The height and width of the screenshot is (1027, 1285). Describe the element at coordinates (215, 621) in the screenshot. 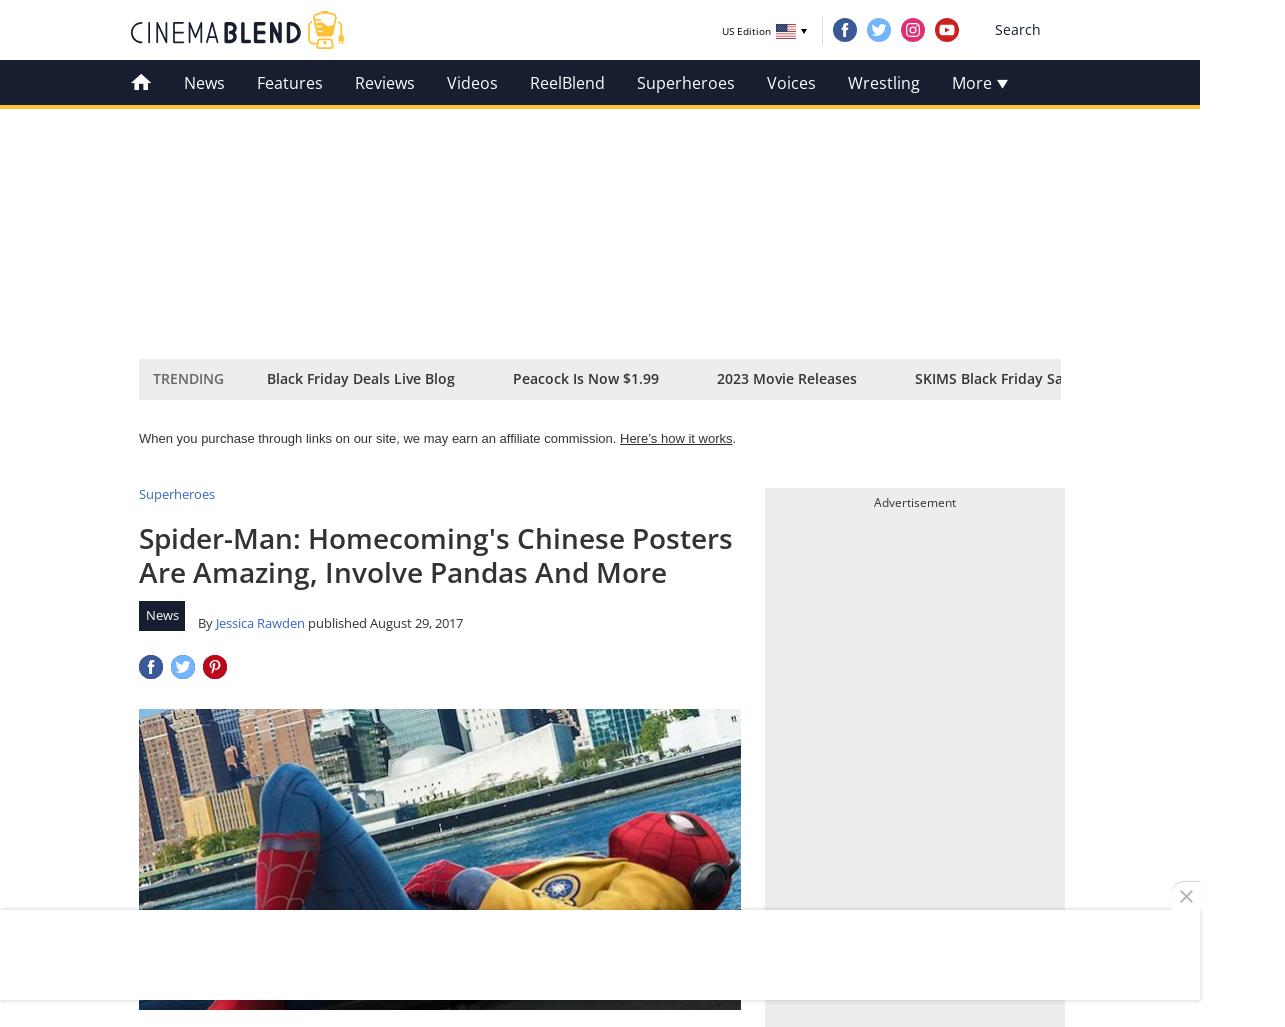

I see `'Jessica Rawden'` at that location.